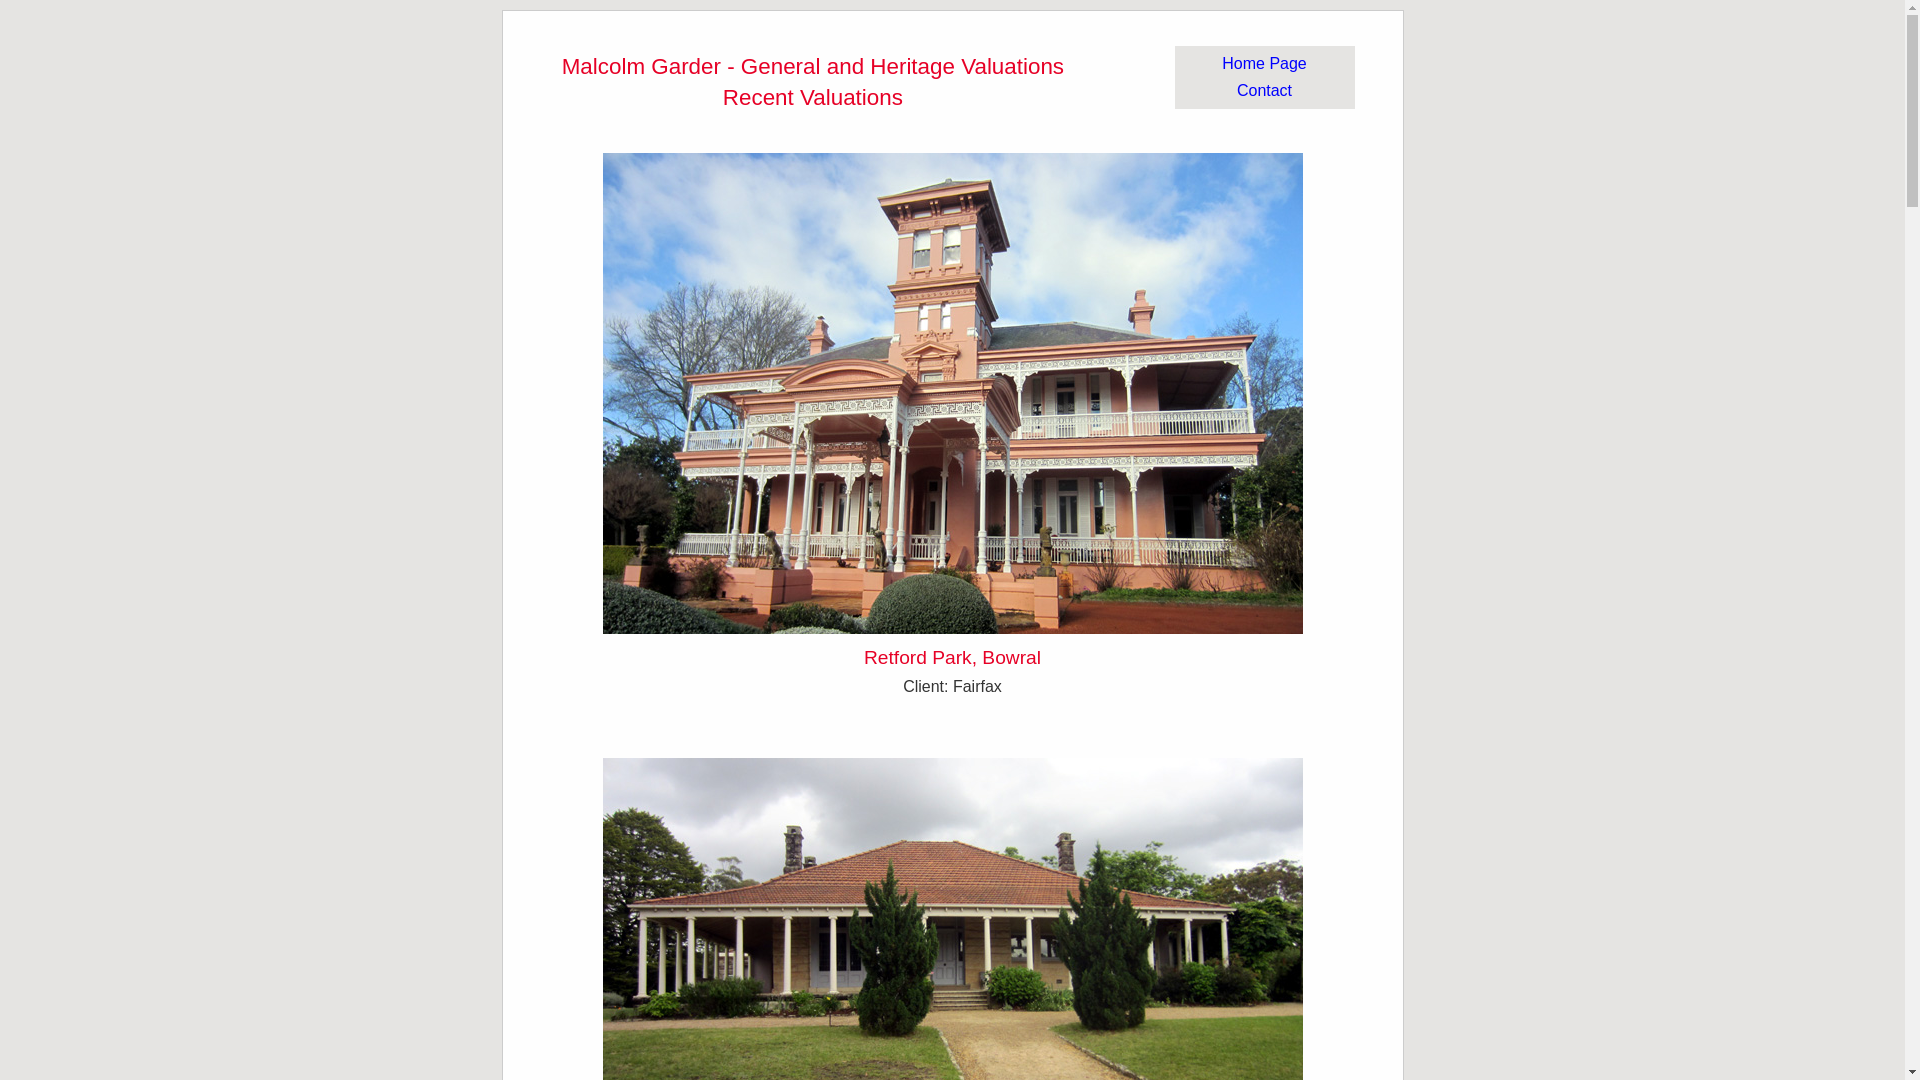 Image resolution: width=1920 pixels, height=1080 pixels. Describe the element at coordinates (1236, 90) in the screenshot. I see `'Contact'` at that location.